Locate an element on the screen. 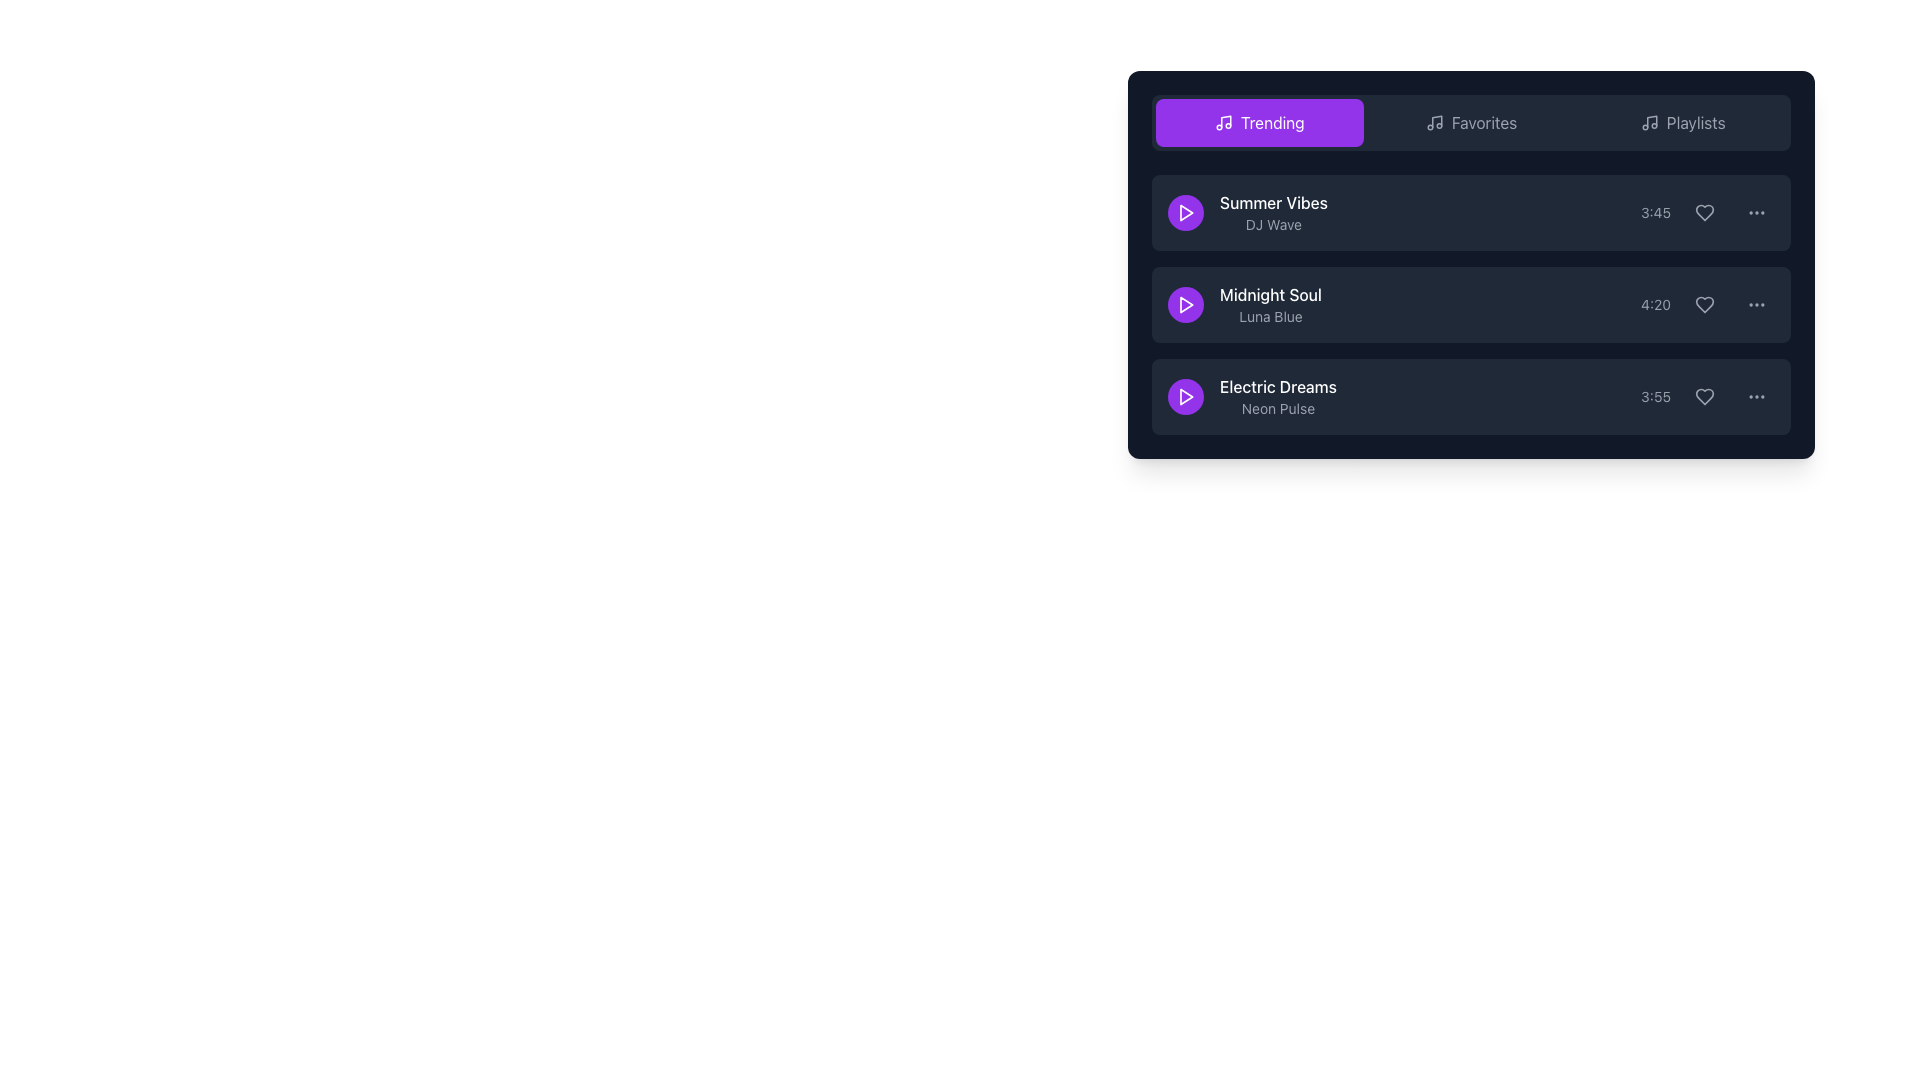 The image size is (1920, 1080). the heart icon button representing the 'like' function located in the third column of the 'Midnight Soul' entry row is located at coordinates (1707, 304).